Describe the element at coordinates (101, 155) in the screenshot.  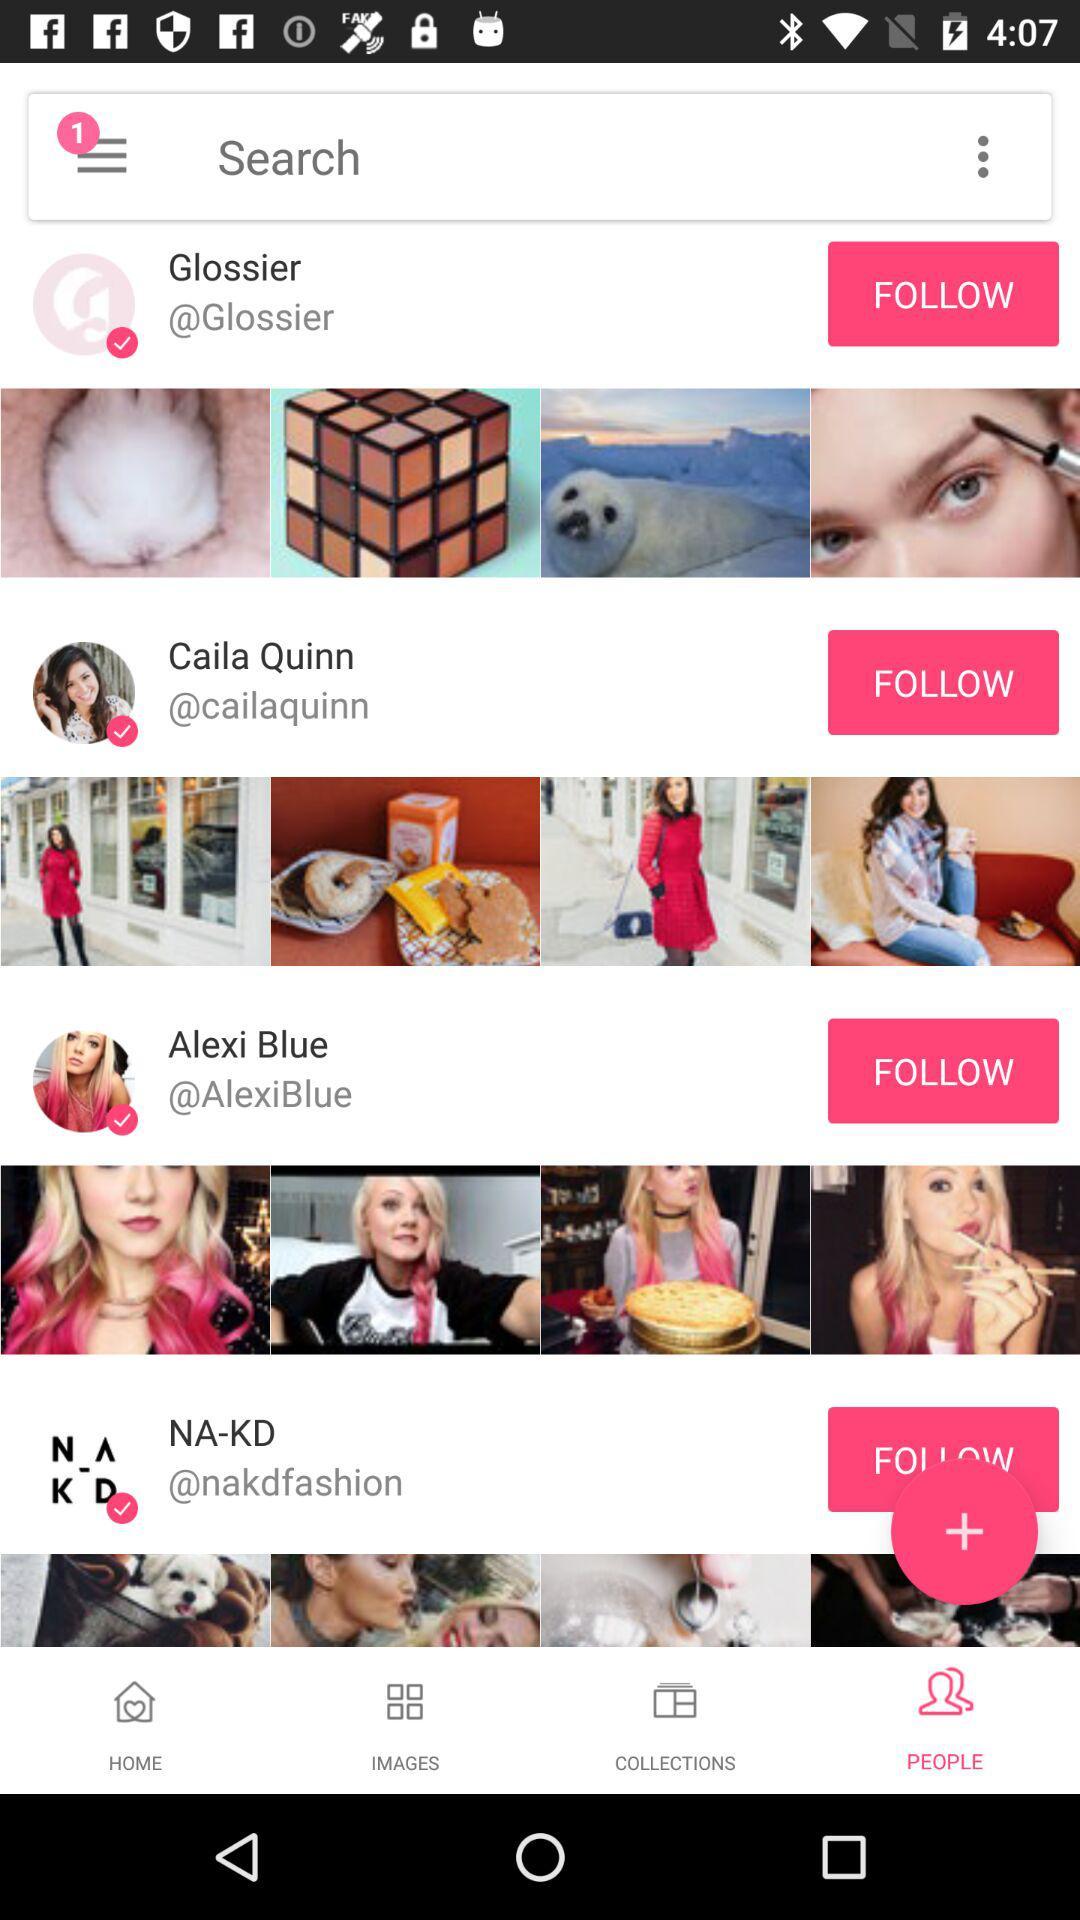
I see `menu drop down` at that location.